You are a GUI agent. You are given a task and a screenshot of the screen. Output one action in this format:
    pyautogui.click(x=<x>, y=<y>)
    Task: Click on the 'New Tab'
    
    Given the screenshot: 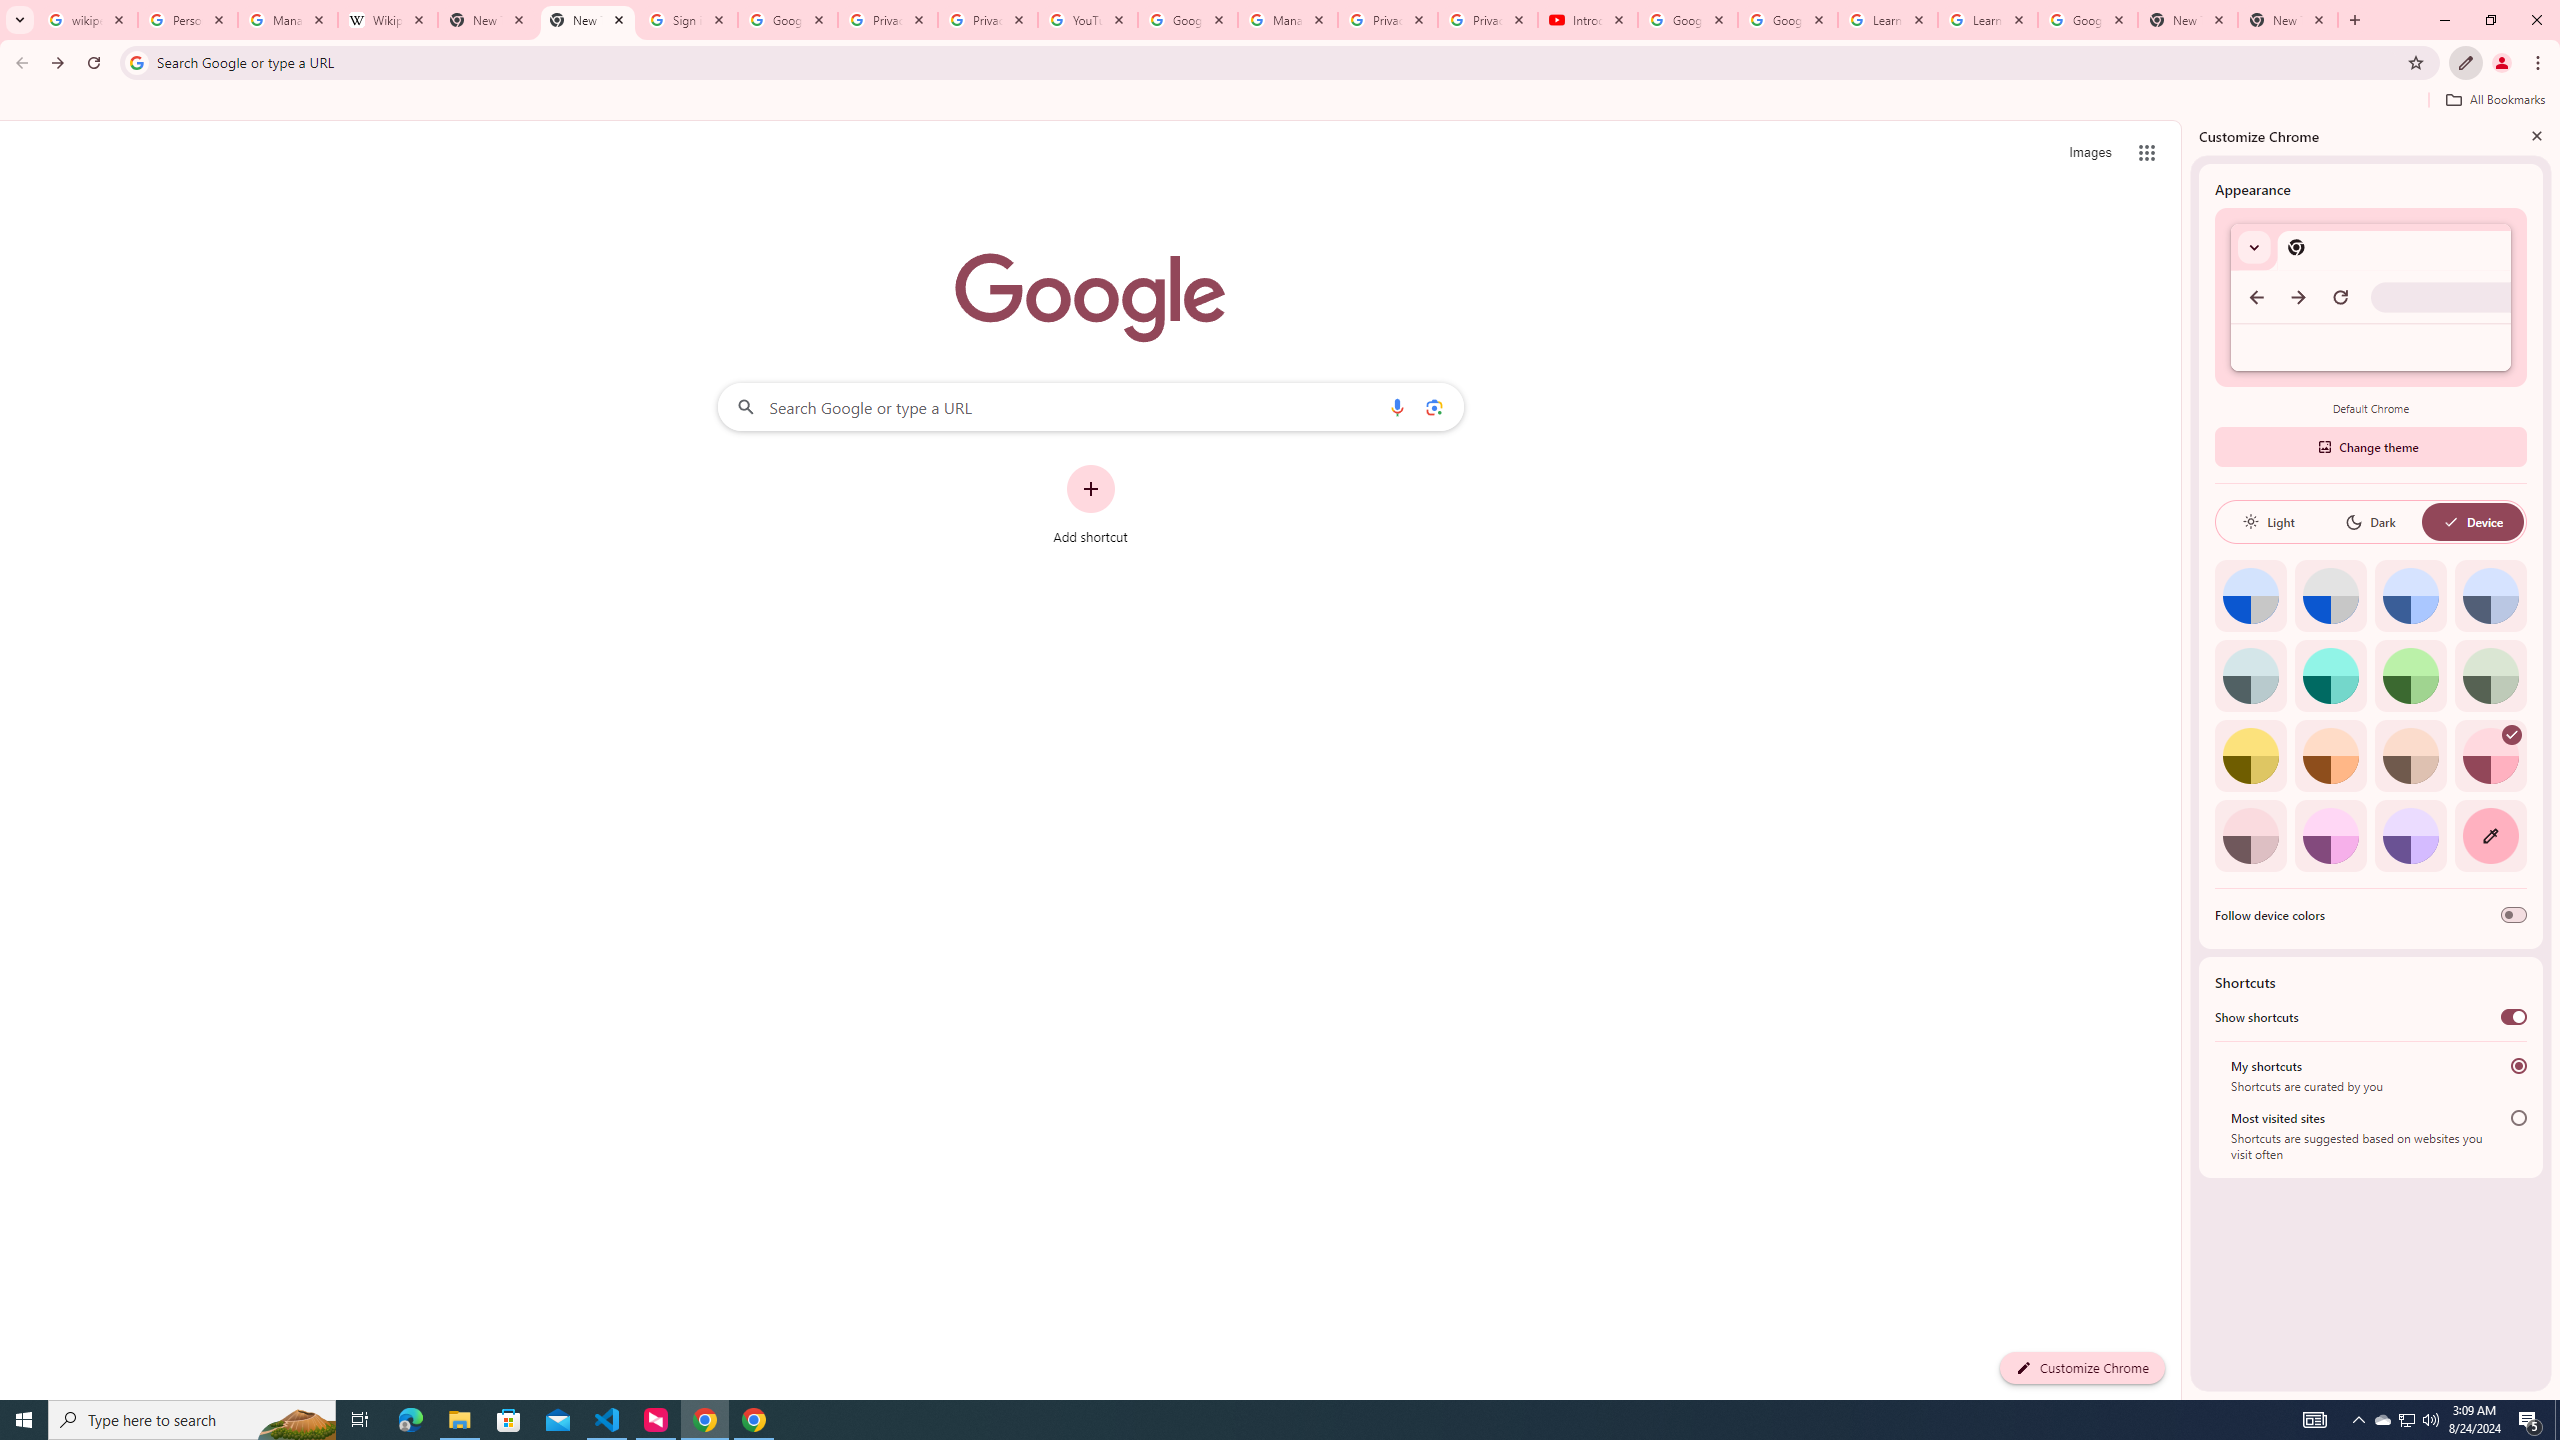 What is the action you would take?
    pyautogui.click(x=2188, y=19)
    